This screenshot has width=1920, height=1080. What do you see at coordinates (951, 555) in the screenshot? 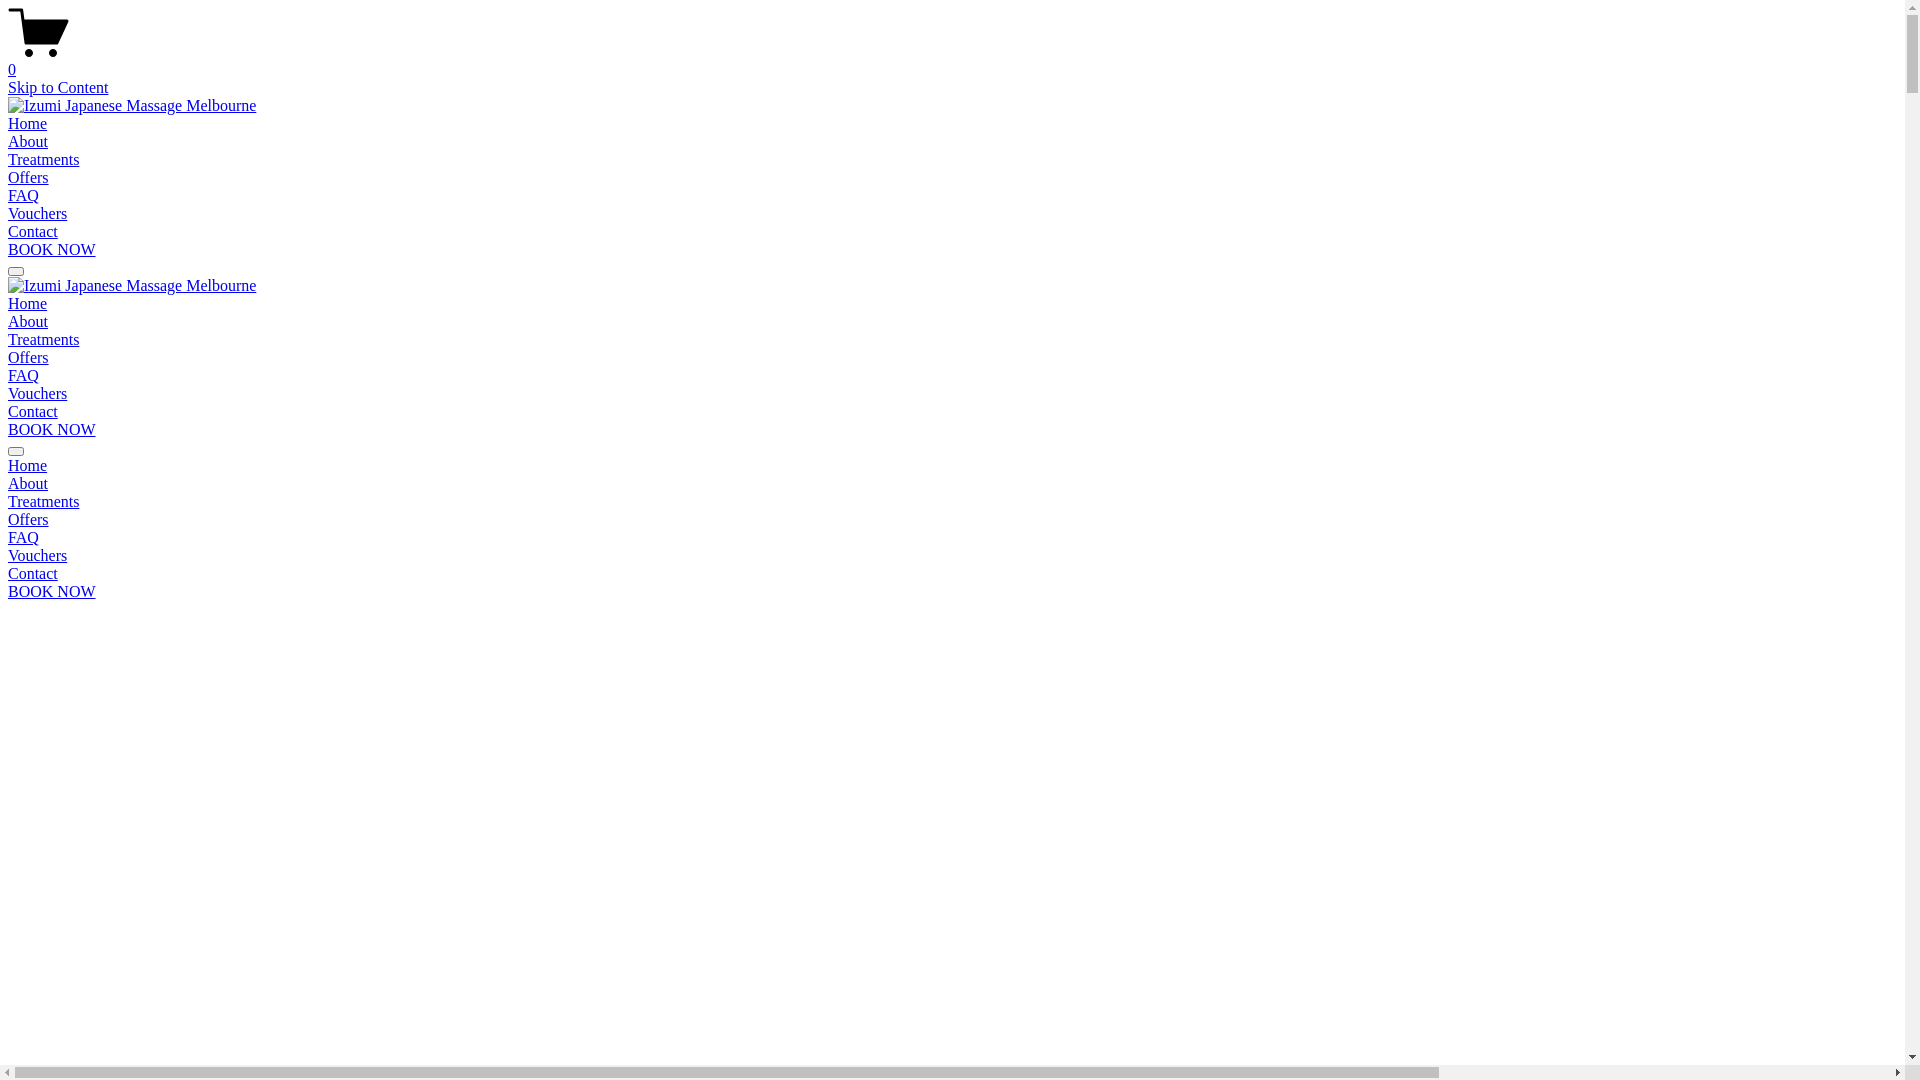
I see `'Vouchers'` at bounding box center [951, 555].